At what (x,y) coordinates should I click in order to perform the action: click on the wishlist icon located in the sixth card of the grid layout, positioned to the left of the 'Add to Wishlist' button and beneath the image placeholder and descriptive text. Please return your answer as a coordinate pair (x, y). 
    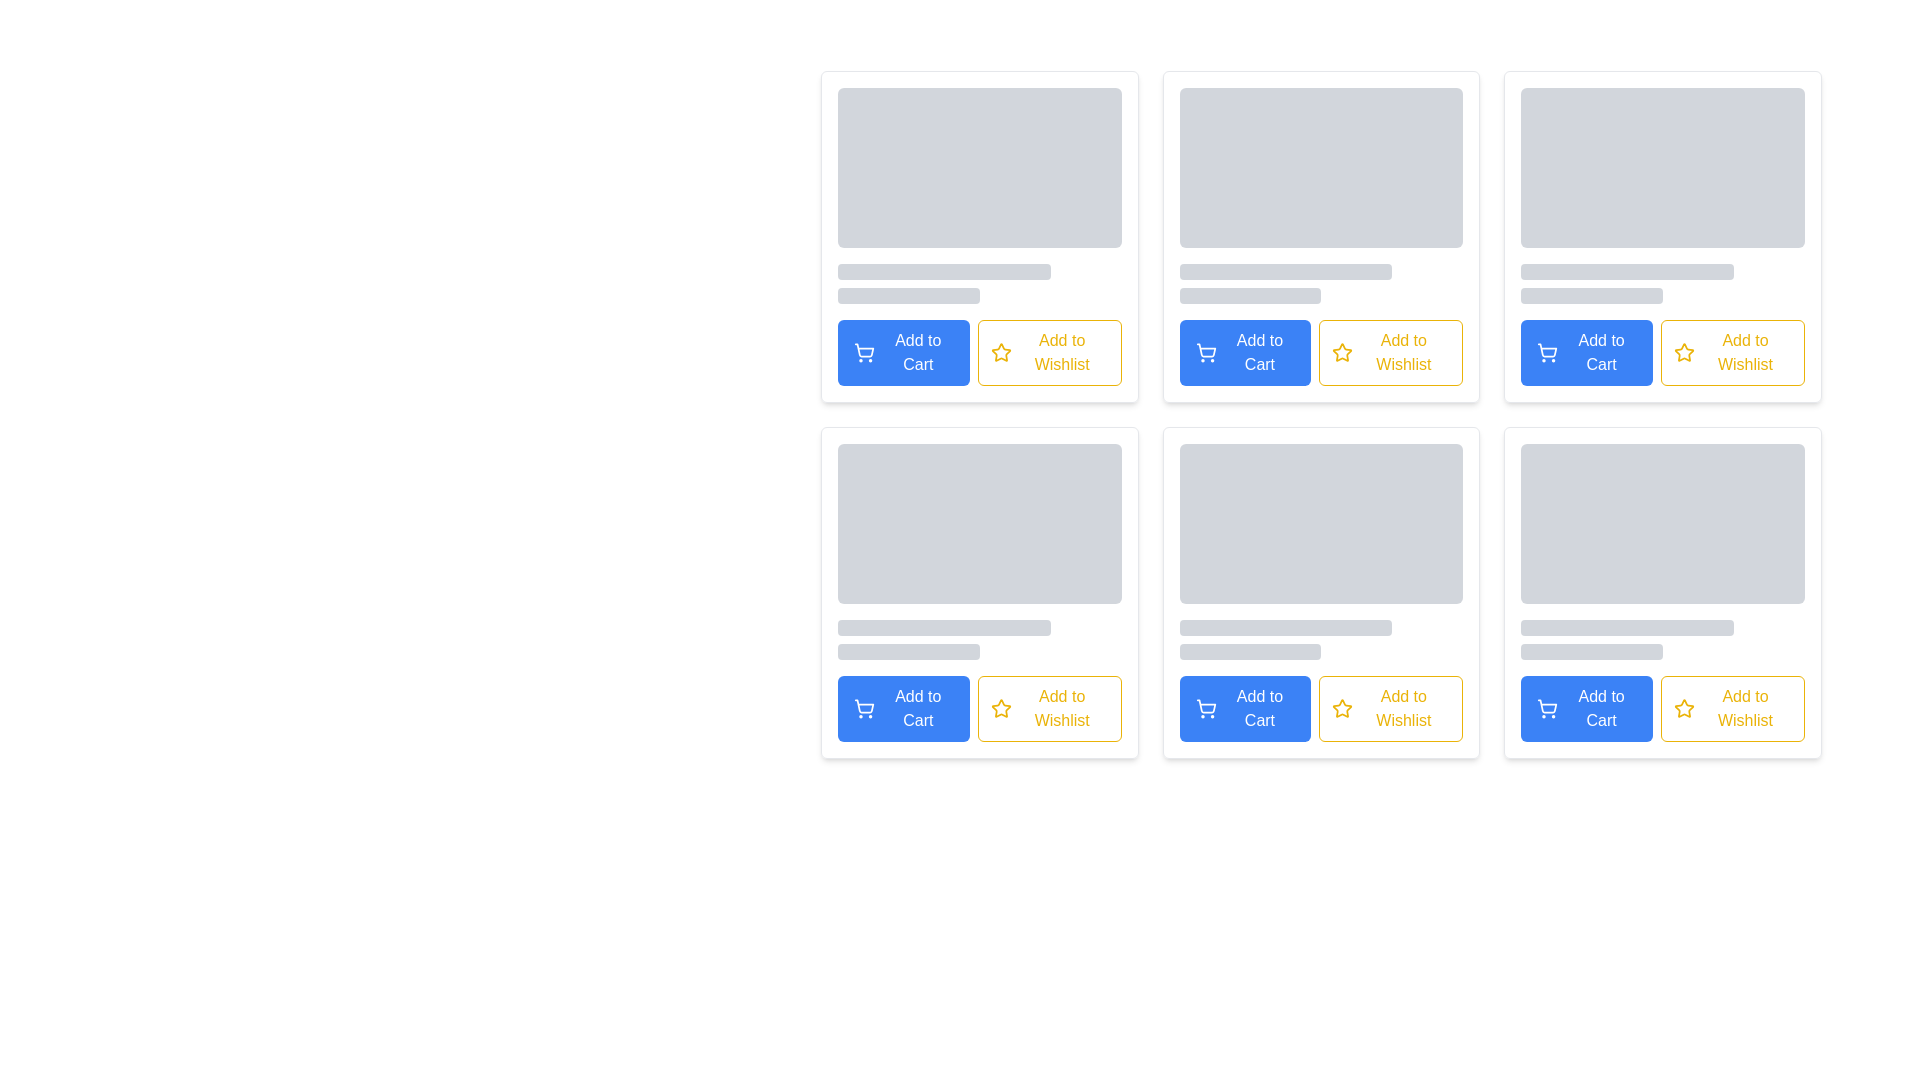
    Looking at the image, I should click on (1342, 707).